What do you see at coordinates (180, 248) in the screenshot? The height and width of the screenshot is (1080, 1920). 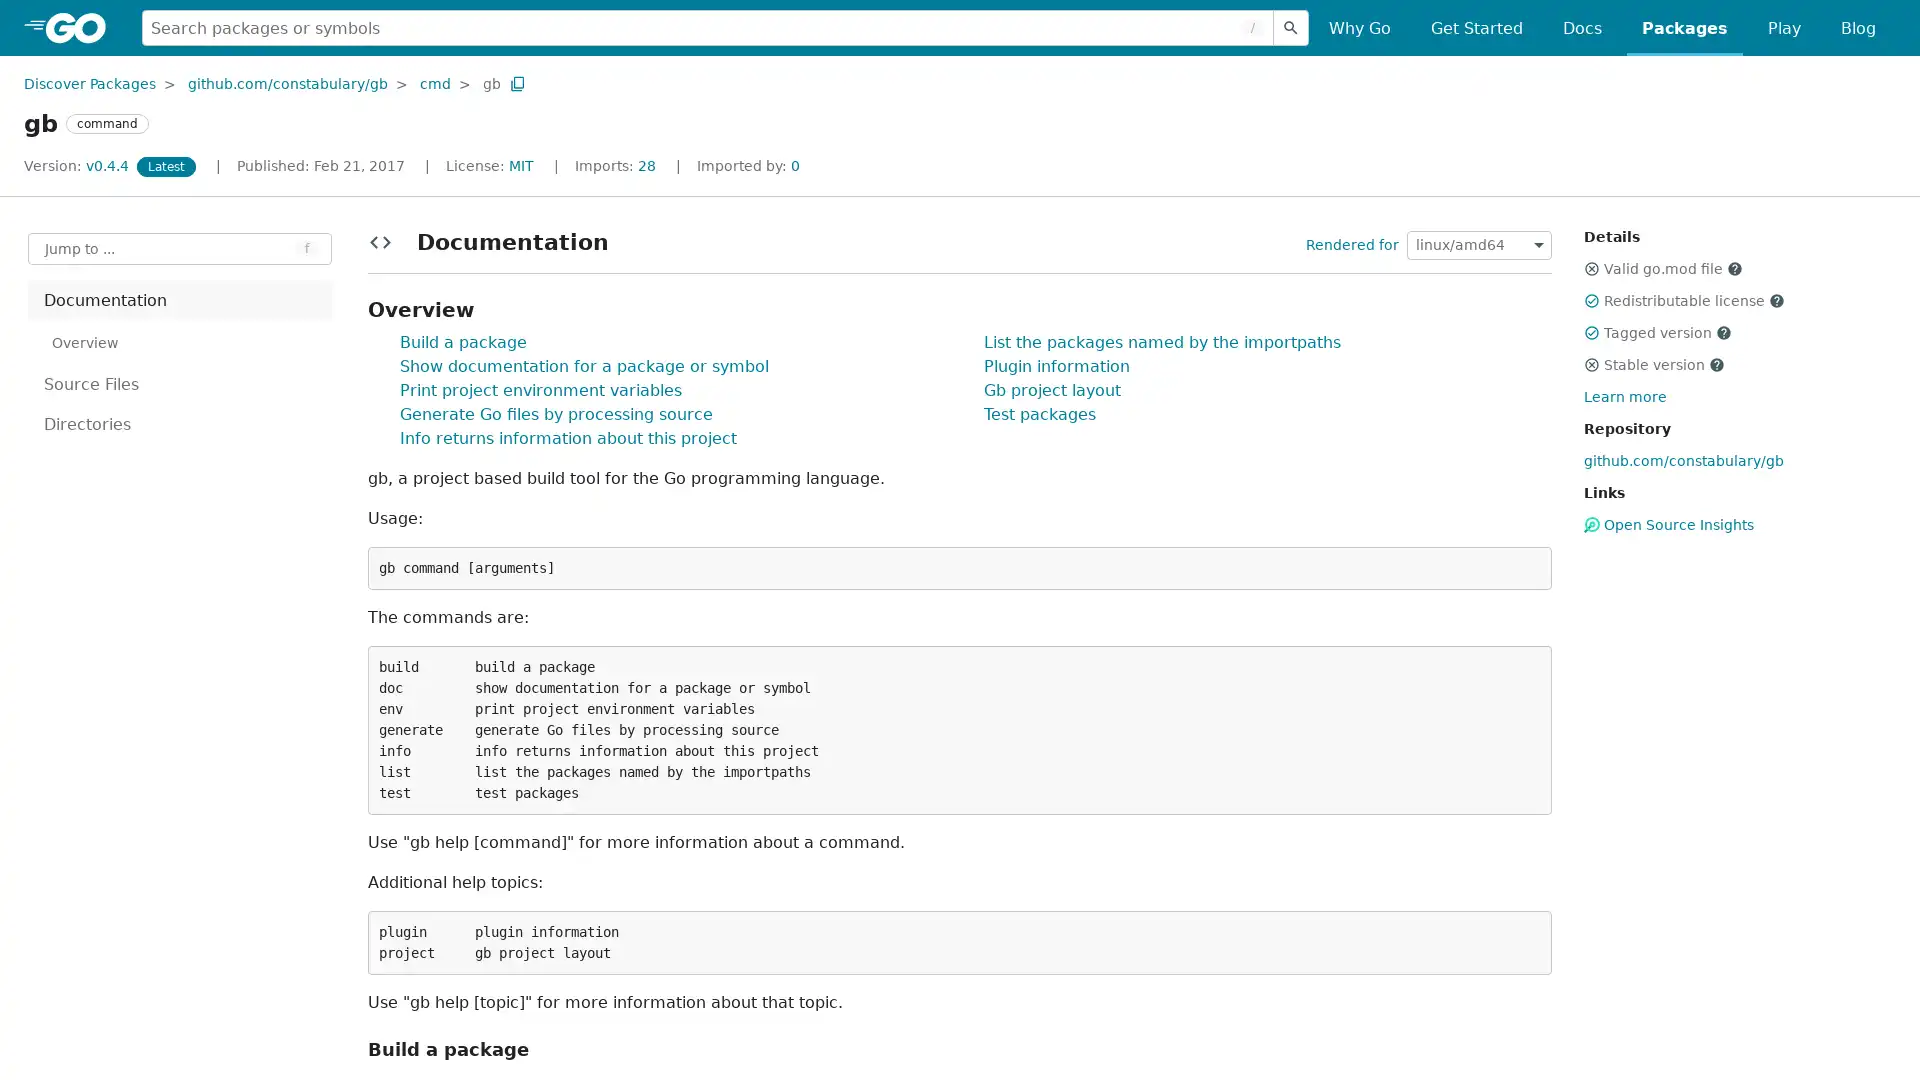 I see `Open Jump to Identifier` at bounding box center [180, 248].